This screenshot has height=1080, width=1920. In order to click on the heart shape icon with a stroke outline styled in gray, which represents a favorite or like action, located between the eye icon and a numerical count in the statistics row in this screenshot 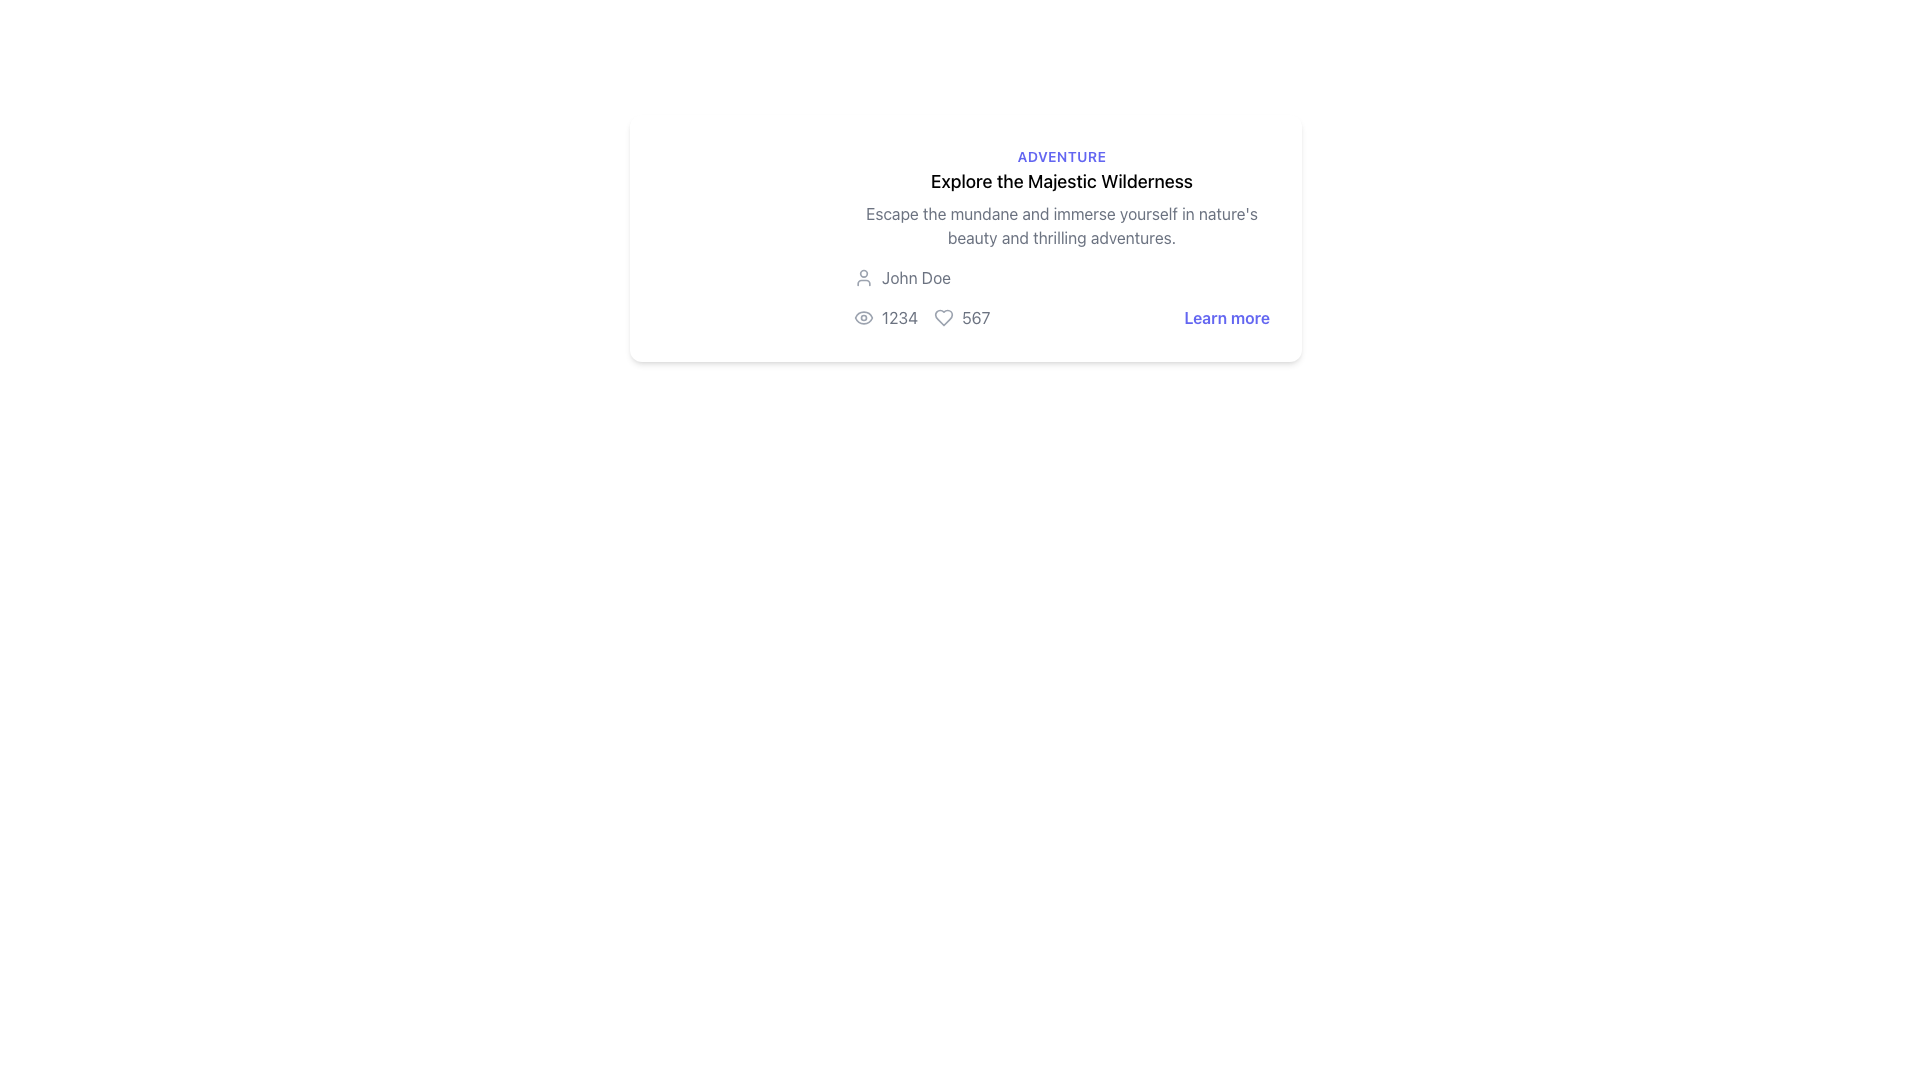, I will do `click(943, 316)`.